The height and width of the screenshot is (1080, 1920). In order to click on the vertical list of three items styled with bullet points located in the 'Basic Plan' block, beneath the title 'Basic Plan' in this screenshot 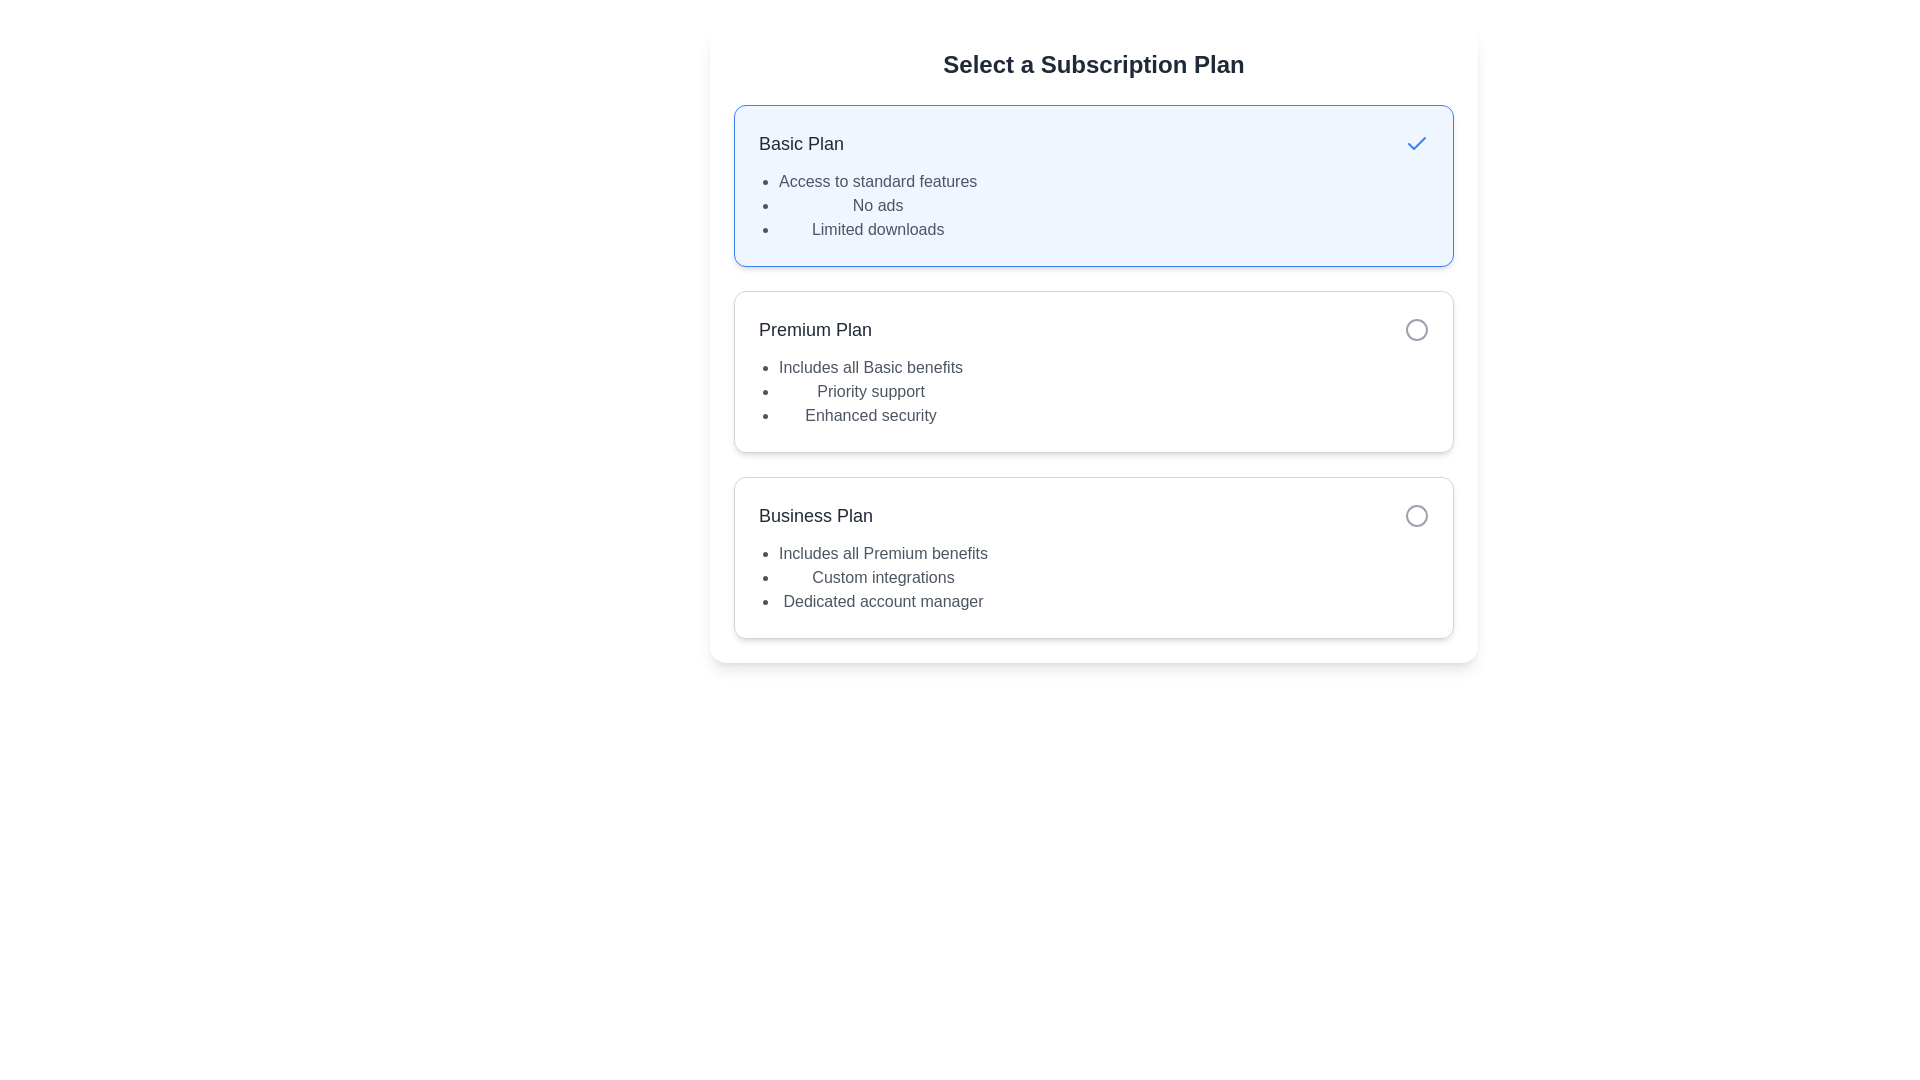, I will do `click(868, 205)`.